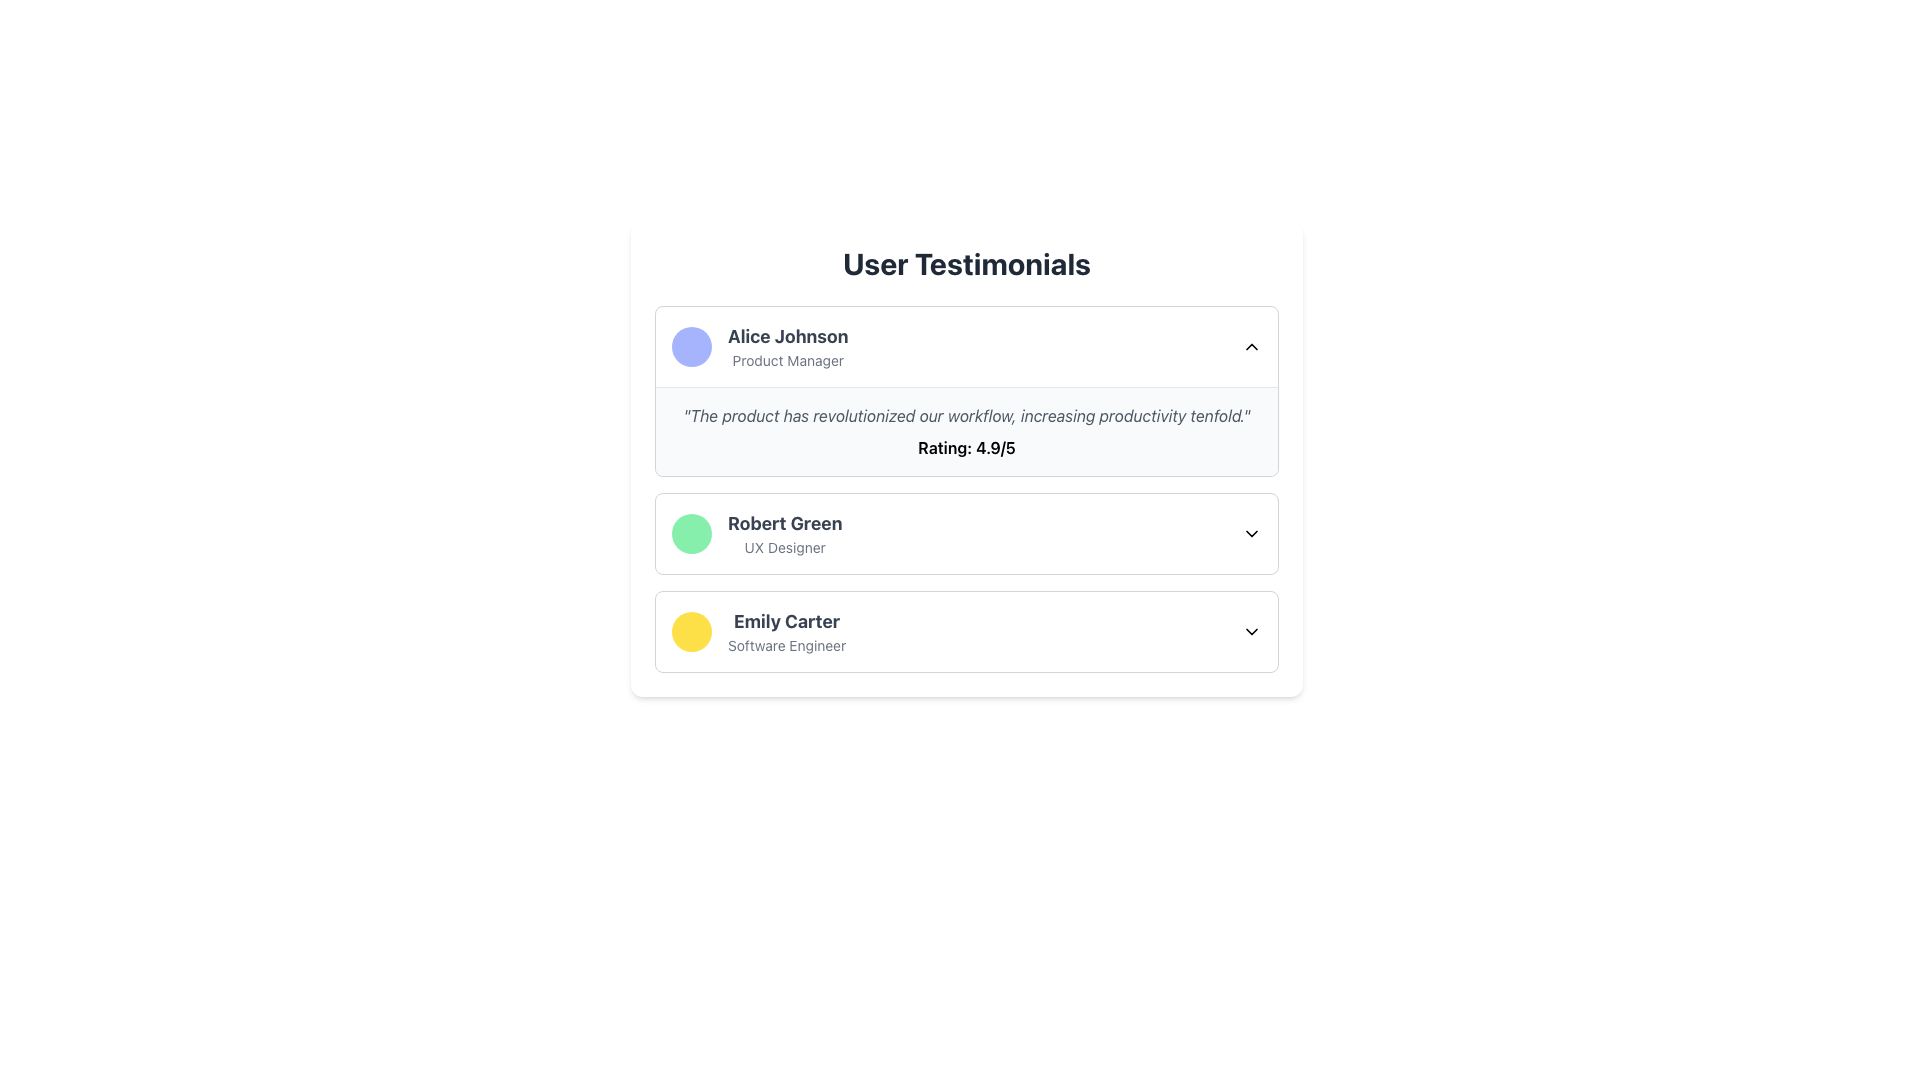  I want to click on User profile display for 'Alice Johnson', which features a rounded light purple avatar and the title 'Product Manager' beneath it, located in the 'User Testimonials' section, so click(759, 346).